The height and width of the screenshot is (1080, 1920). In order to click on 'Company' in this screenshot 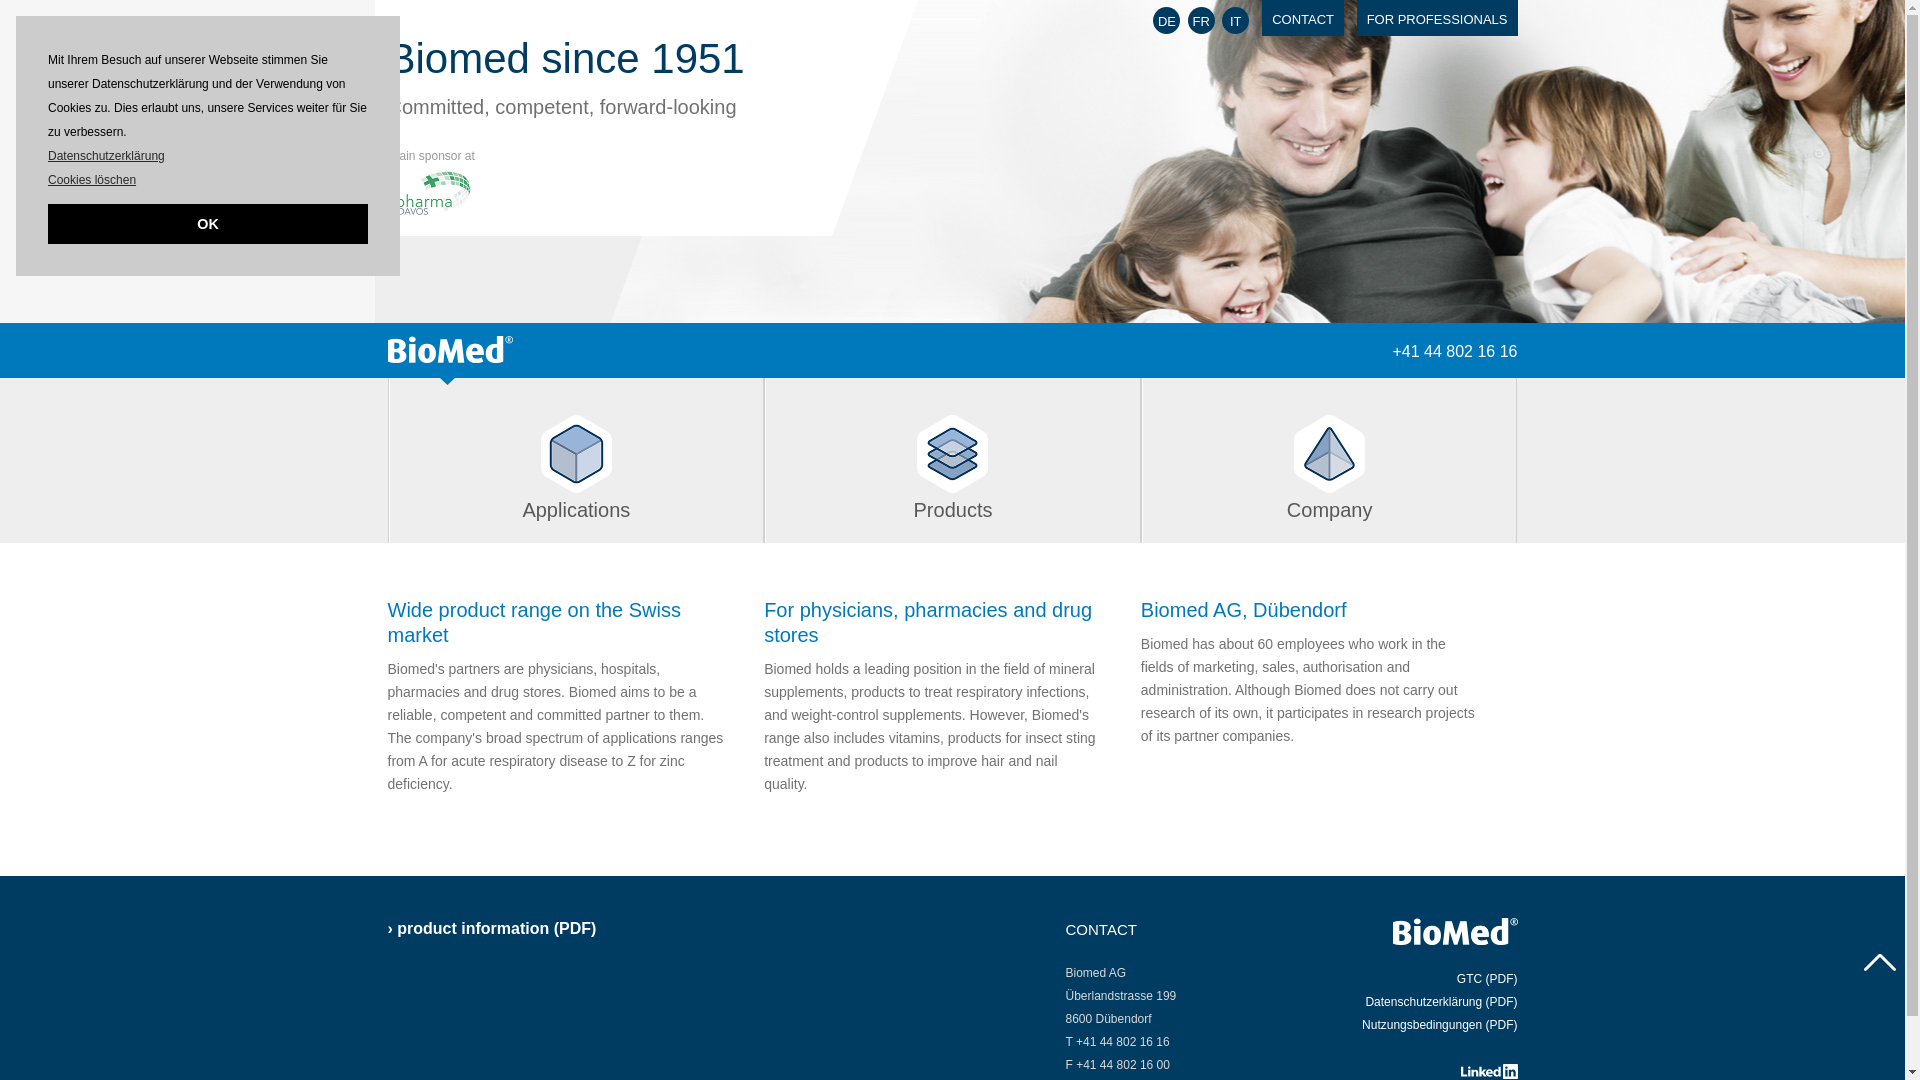, I will do `click(1329, 460)`.